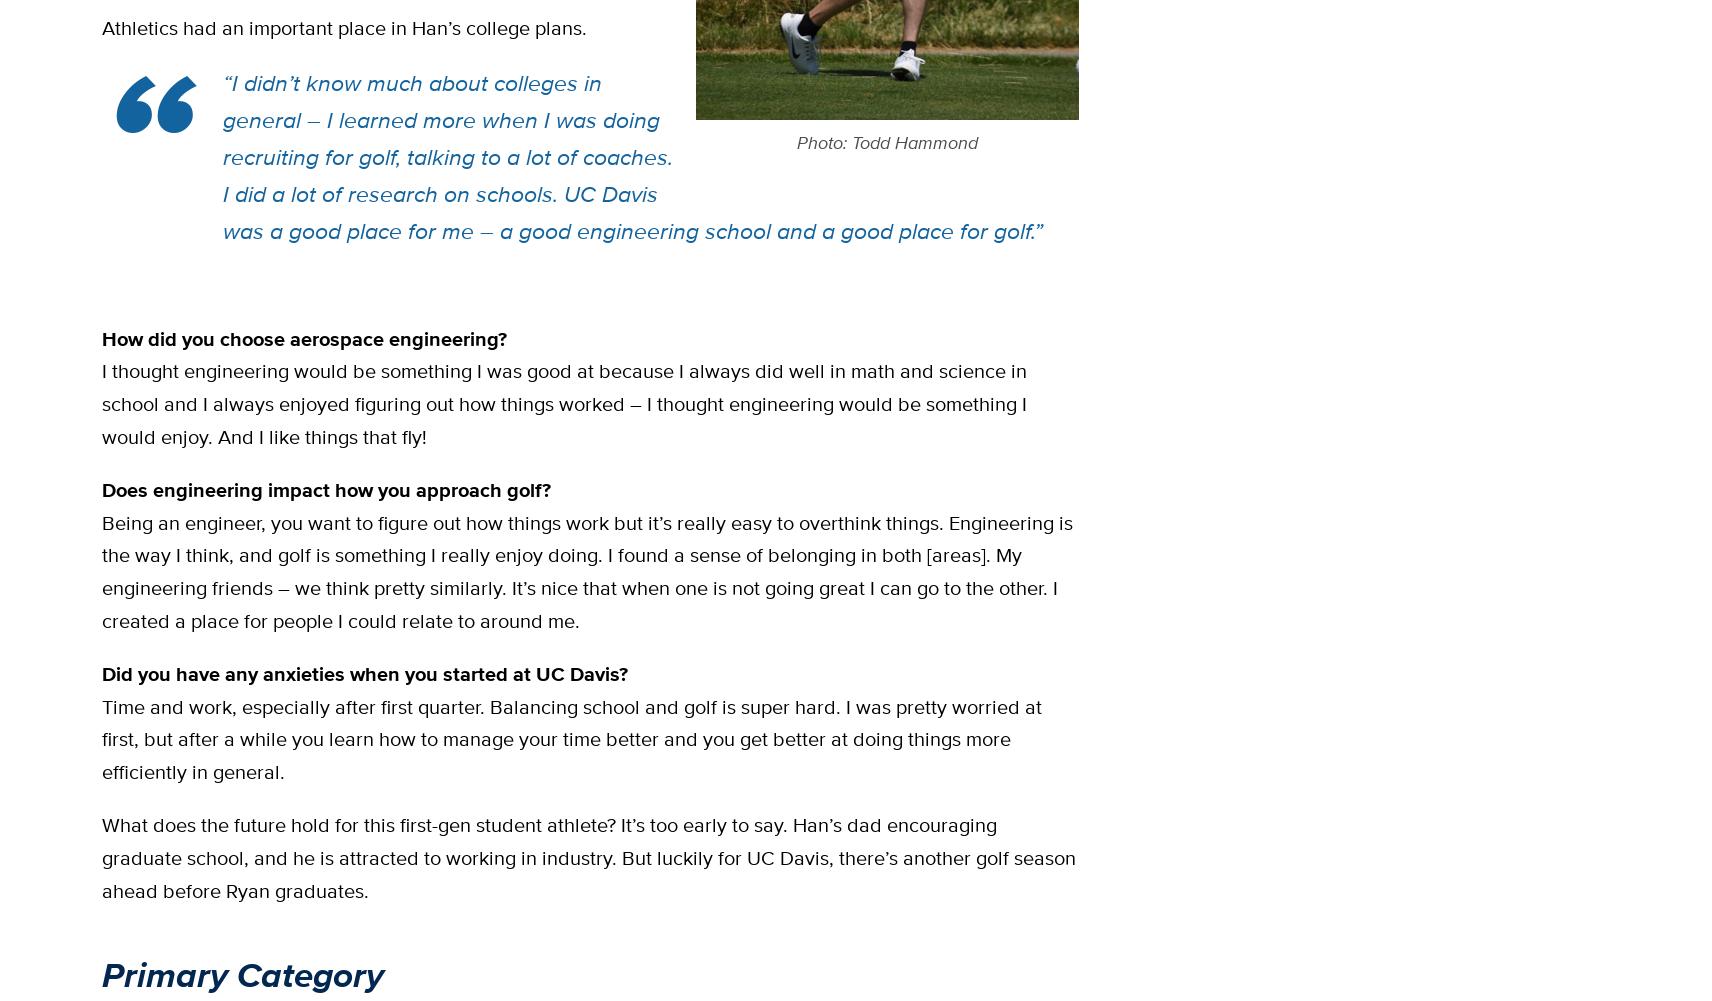 The width and height of the screenshot is (1712, 1001). I want to click on 'Does engineering impact how you approach golf?', so click(326, 488).